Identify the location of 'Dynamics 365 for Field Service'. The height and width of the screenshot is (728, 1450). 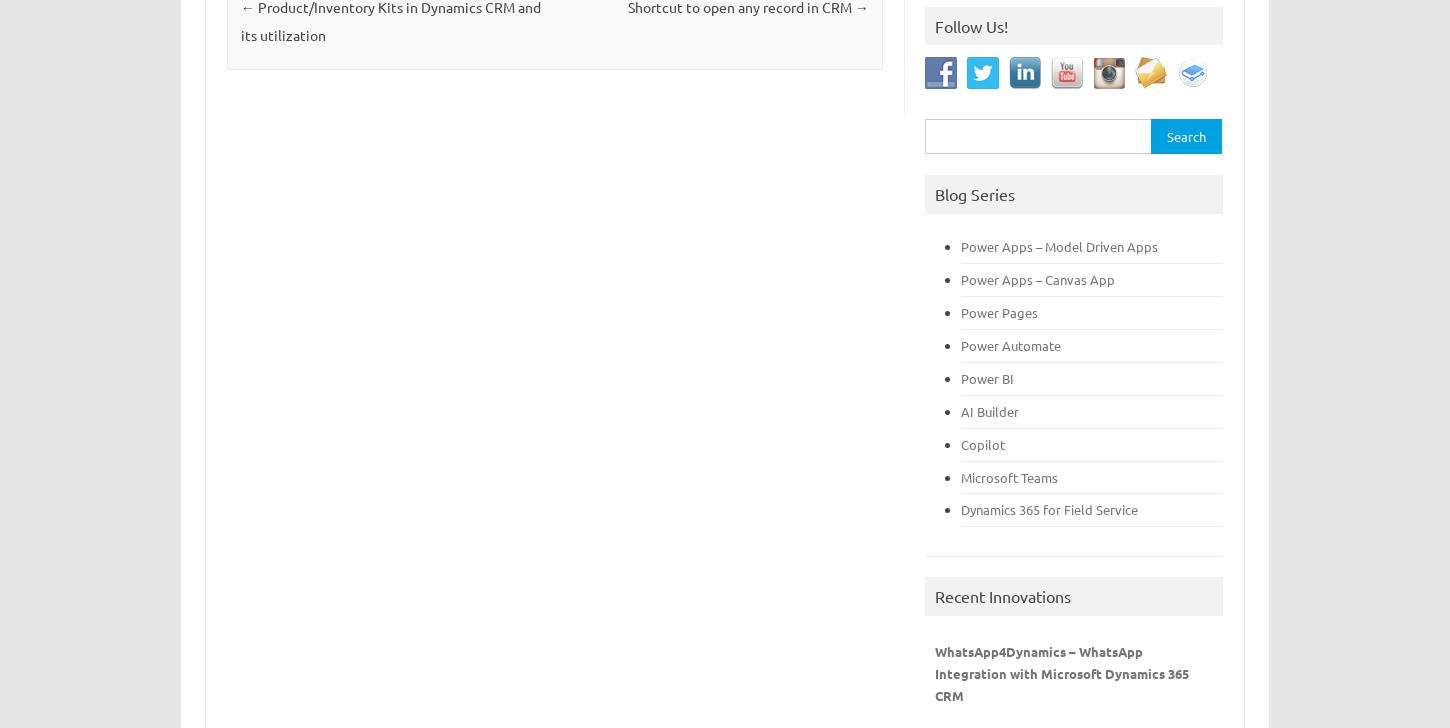
(960, 508).